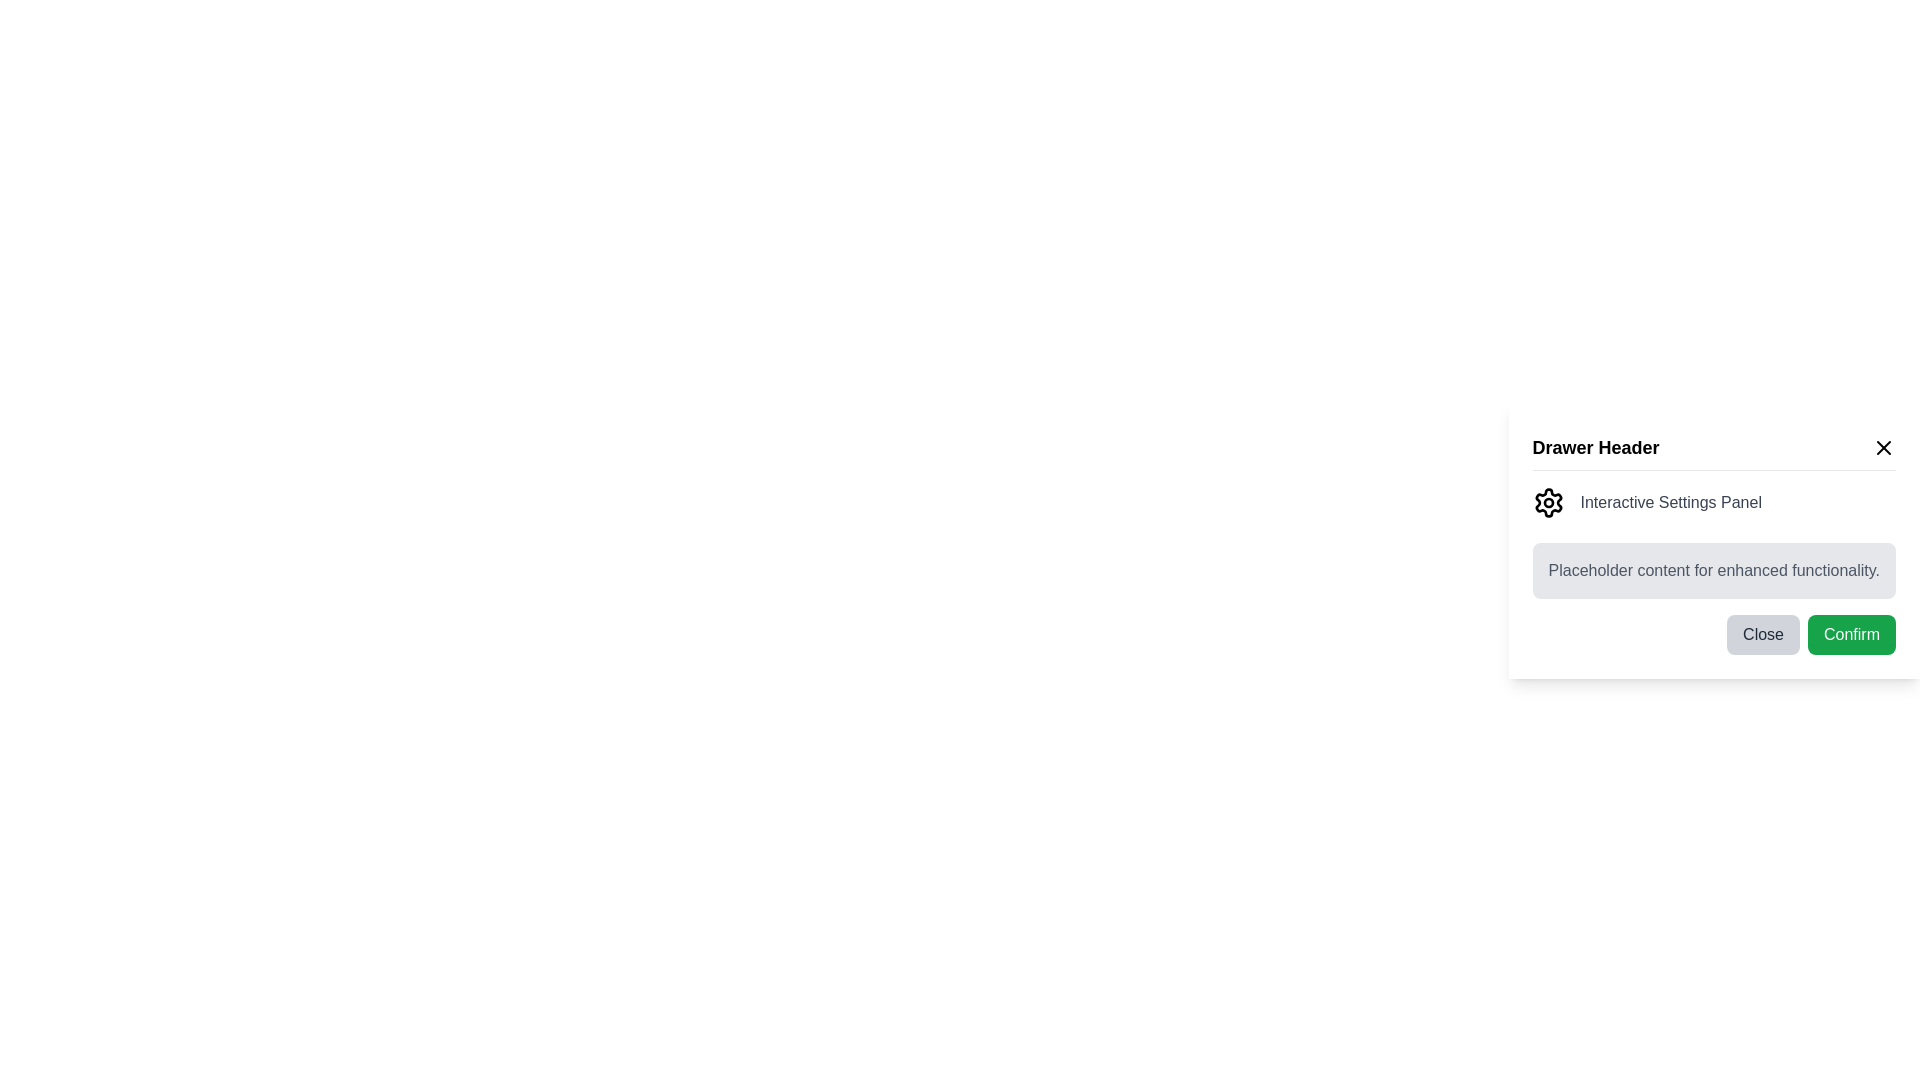 The width and height of the screenshot is (1920, 1080). Describe the element at coordinates (1713, 501) in the screenshot. I see `the 'Interactive Settings Panel' element, which consists of a settings icon resembling a cogwheel followed by the text in a dark color, located in the top section of a drawer-like interface` at that location.